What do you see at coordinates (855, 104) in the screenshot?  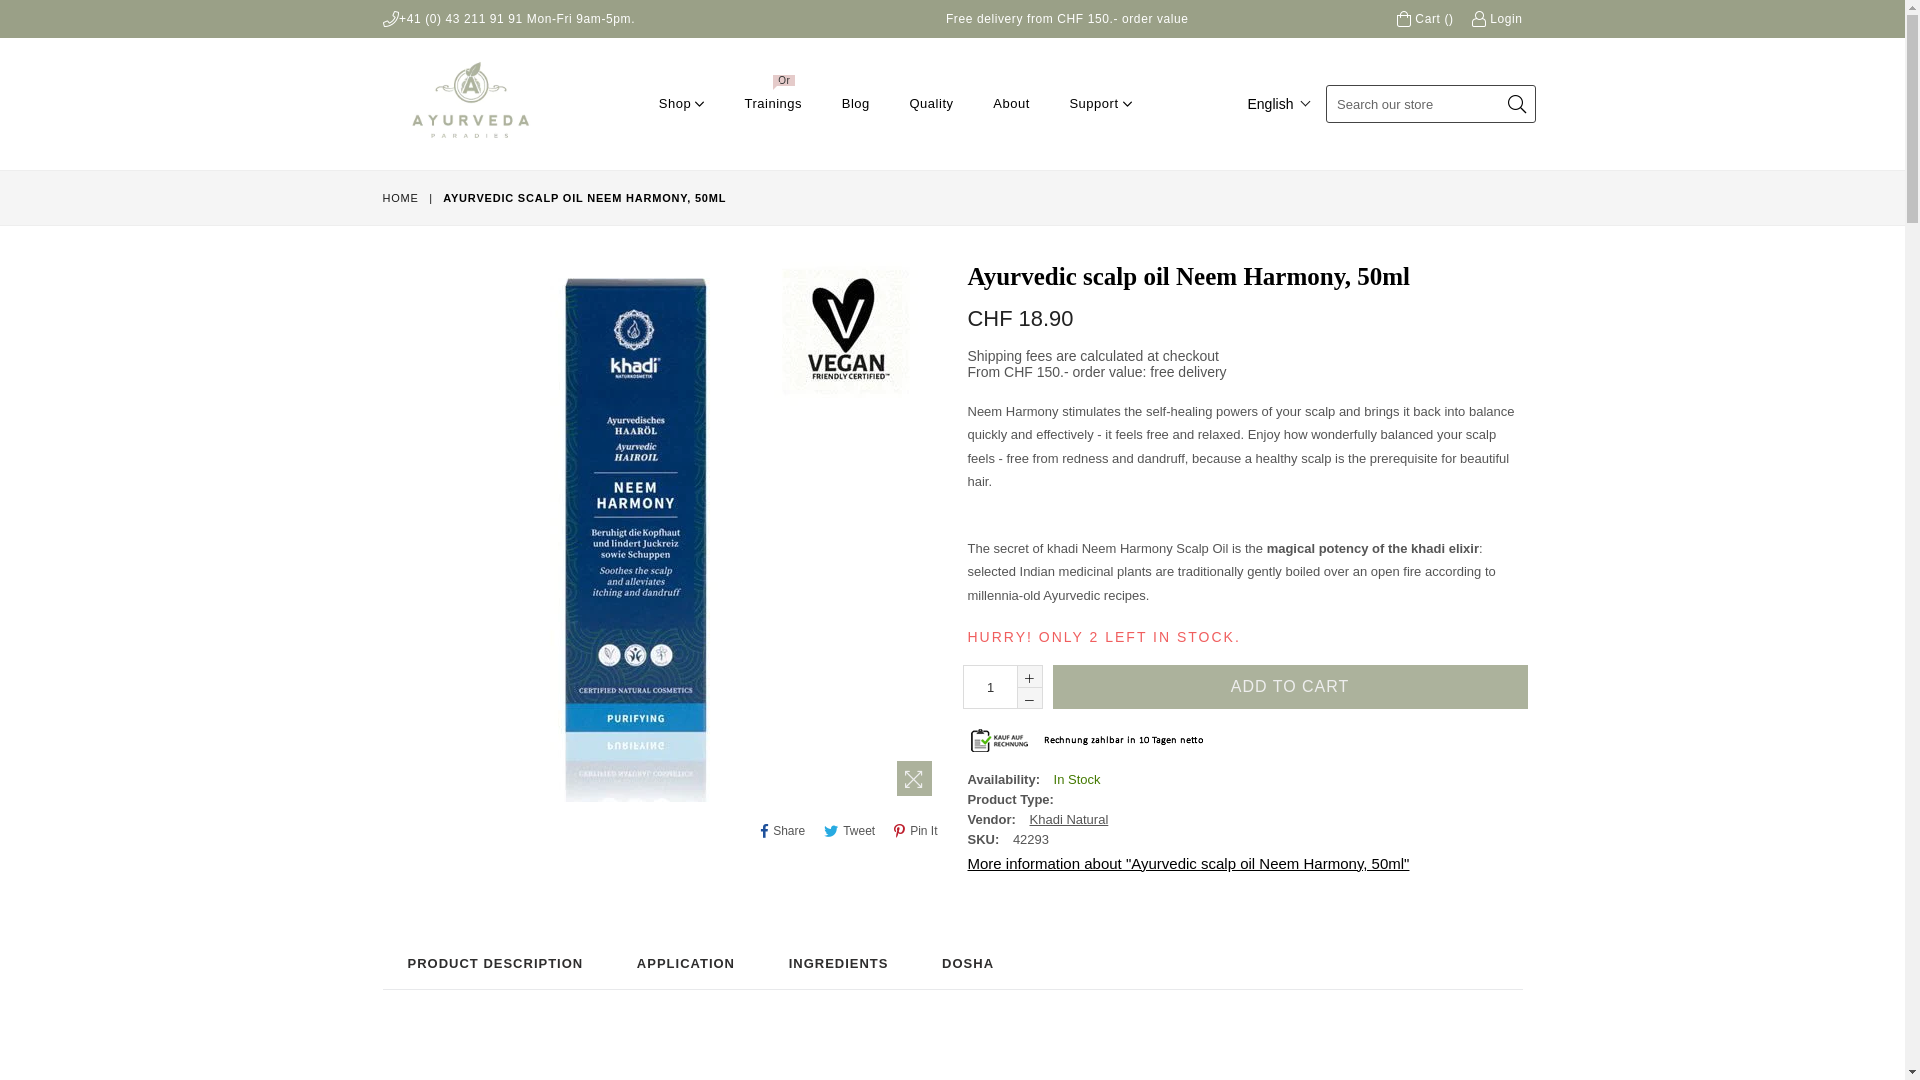 I see `'Blog'` at bounding box center [855, 104].